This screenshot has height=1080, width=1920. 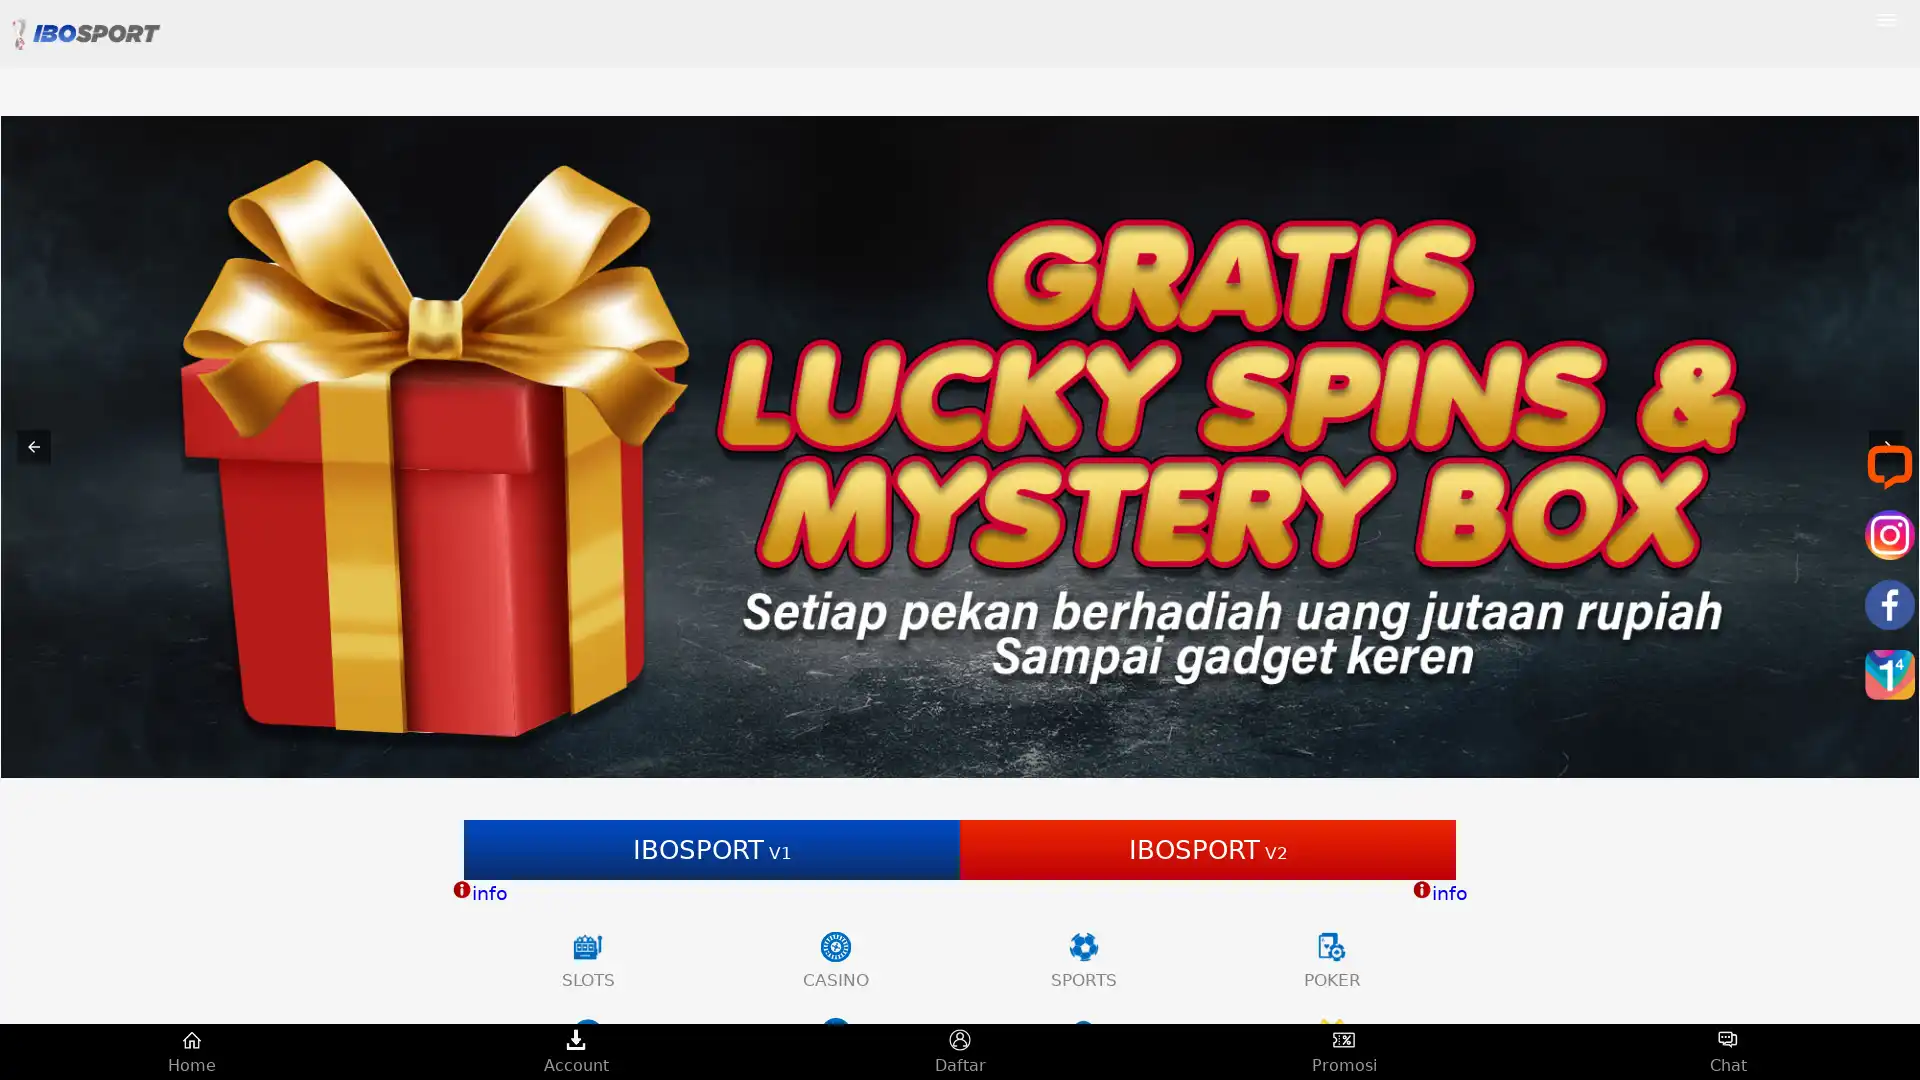 What do you see at coordinates (33, 446) in the screenshot?
I see `Previous item in carousel (3 of 5)` at bounding box center [33, 446].